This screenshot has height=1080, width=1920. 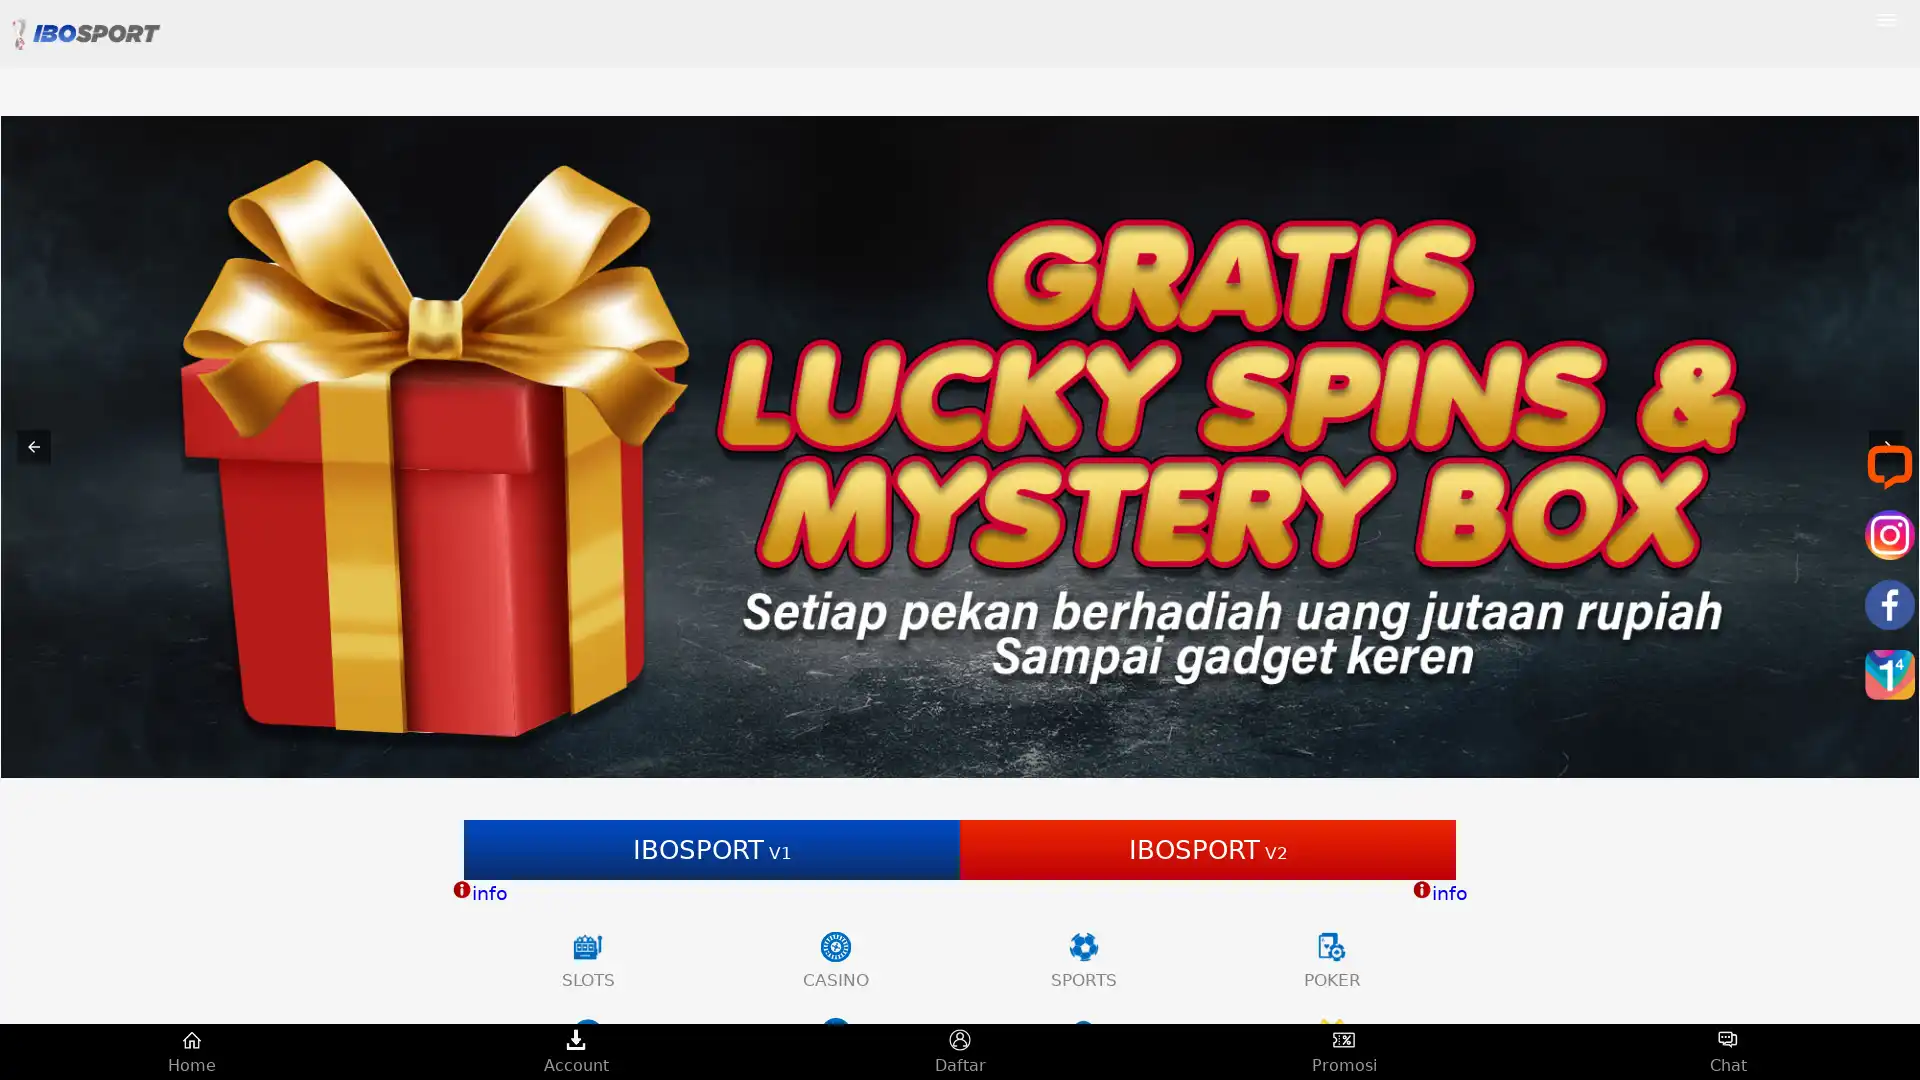 What do you see at coordinates (33, 446) in the screenshot?
I see `Previous item in carousel (3 of 5)` at bounding box center [33, 446].